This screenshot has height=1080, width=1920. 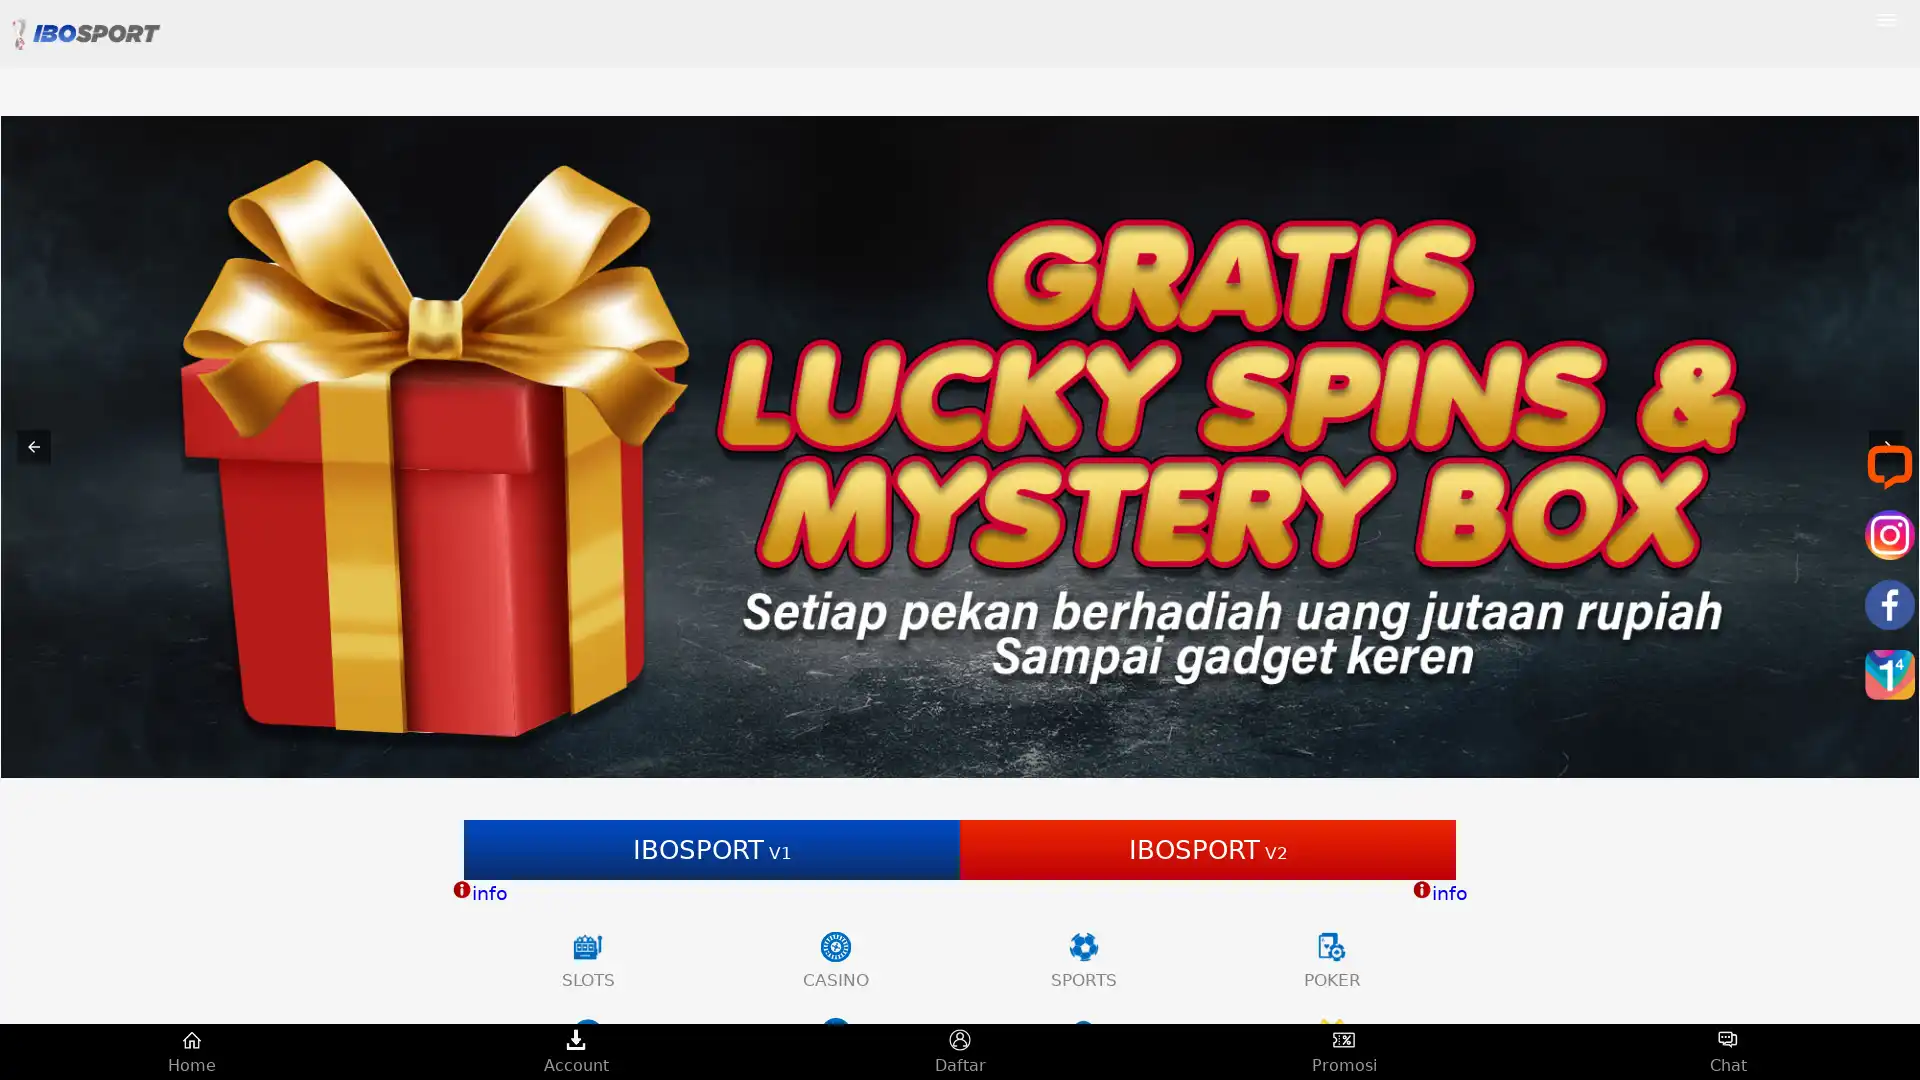 What do you see at coordinates (33, 446) in the screenshot?
I see `Previous item in carousel (3 of 5)` at bounding box center [33, 446].